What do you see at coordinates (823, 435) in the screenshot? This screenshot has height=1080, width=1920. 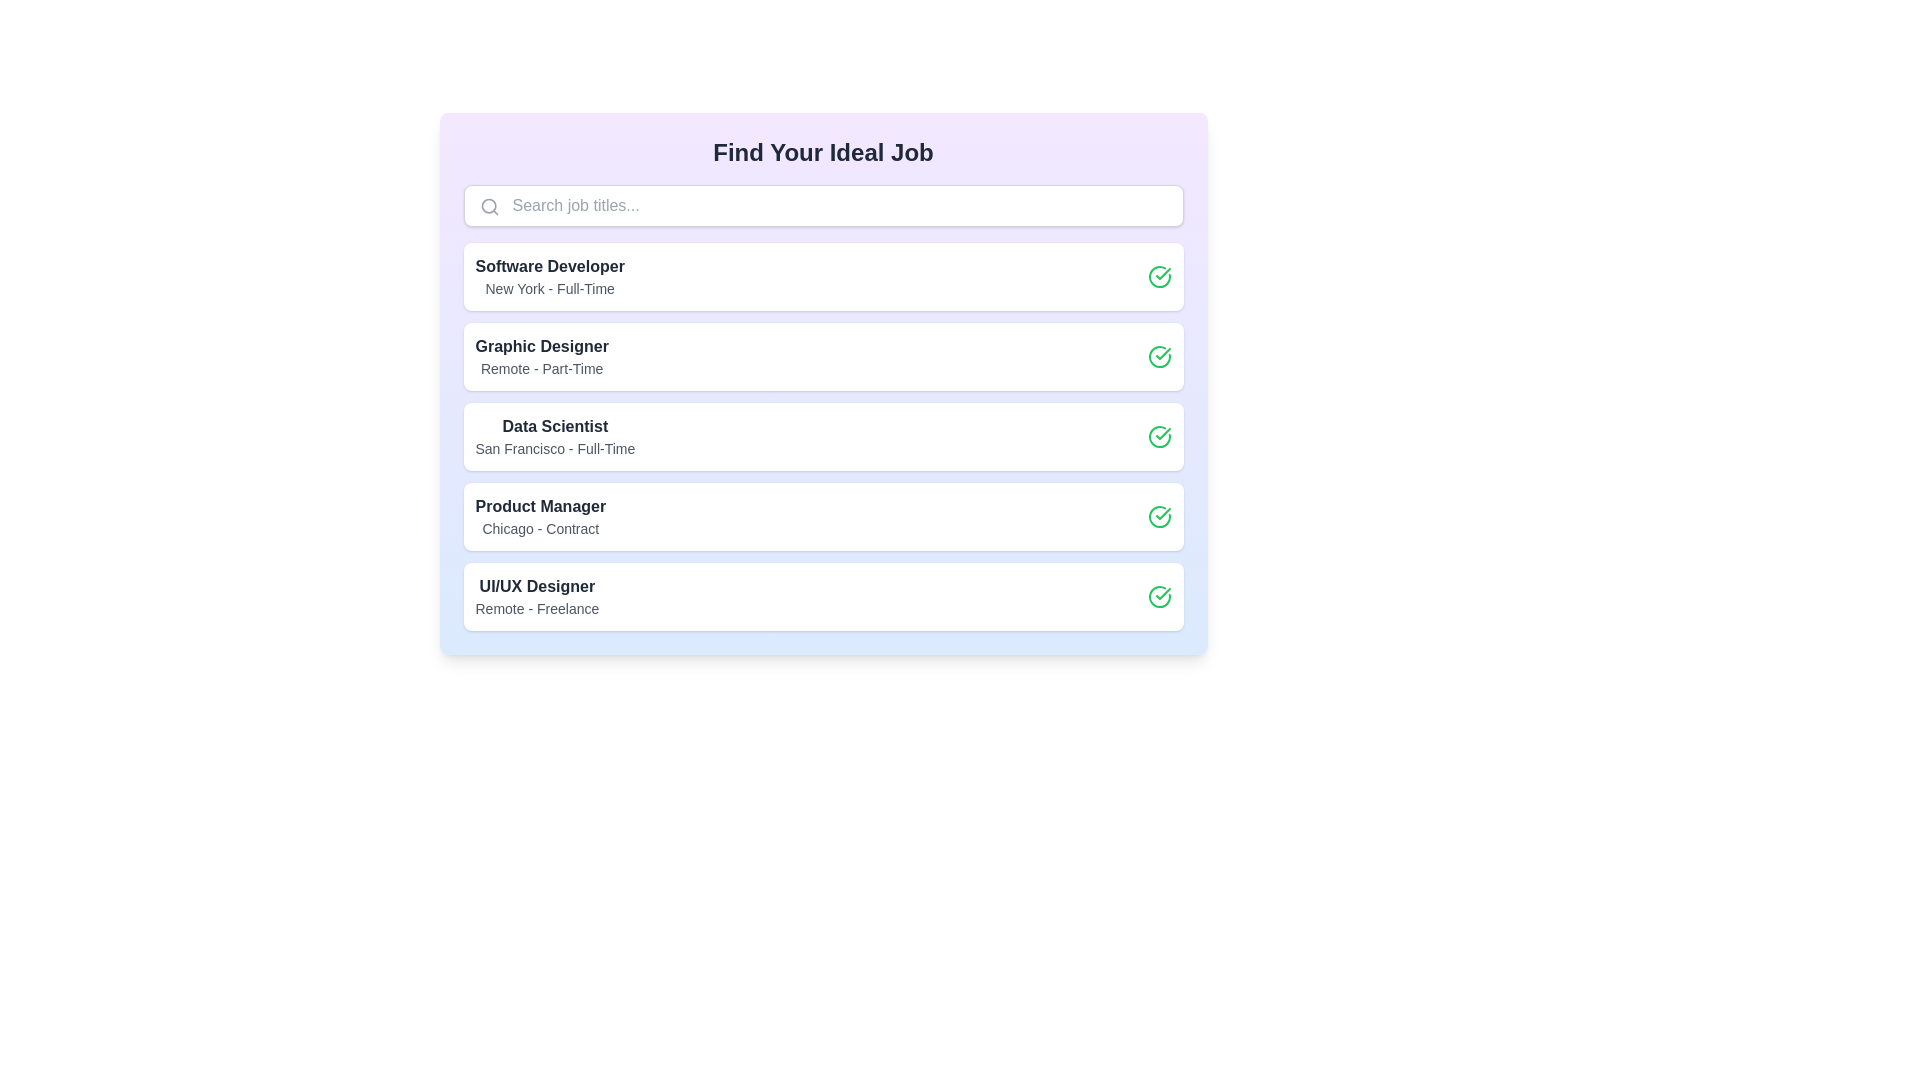 I see `the 'Data Scientist' job posting card located in the third position of the vertical list` at bounding box center [823, 435].